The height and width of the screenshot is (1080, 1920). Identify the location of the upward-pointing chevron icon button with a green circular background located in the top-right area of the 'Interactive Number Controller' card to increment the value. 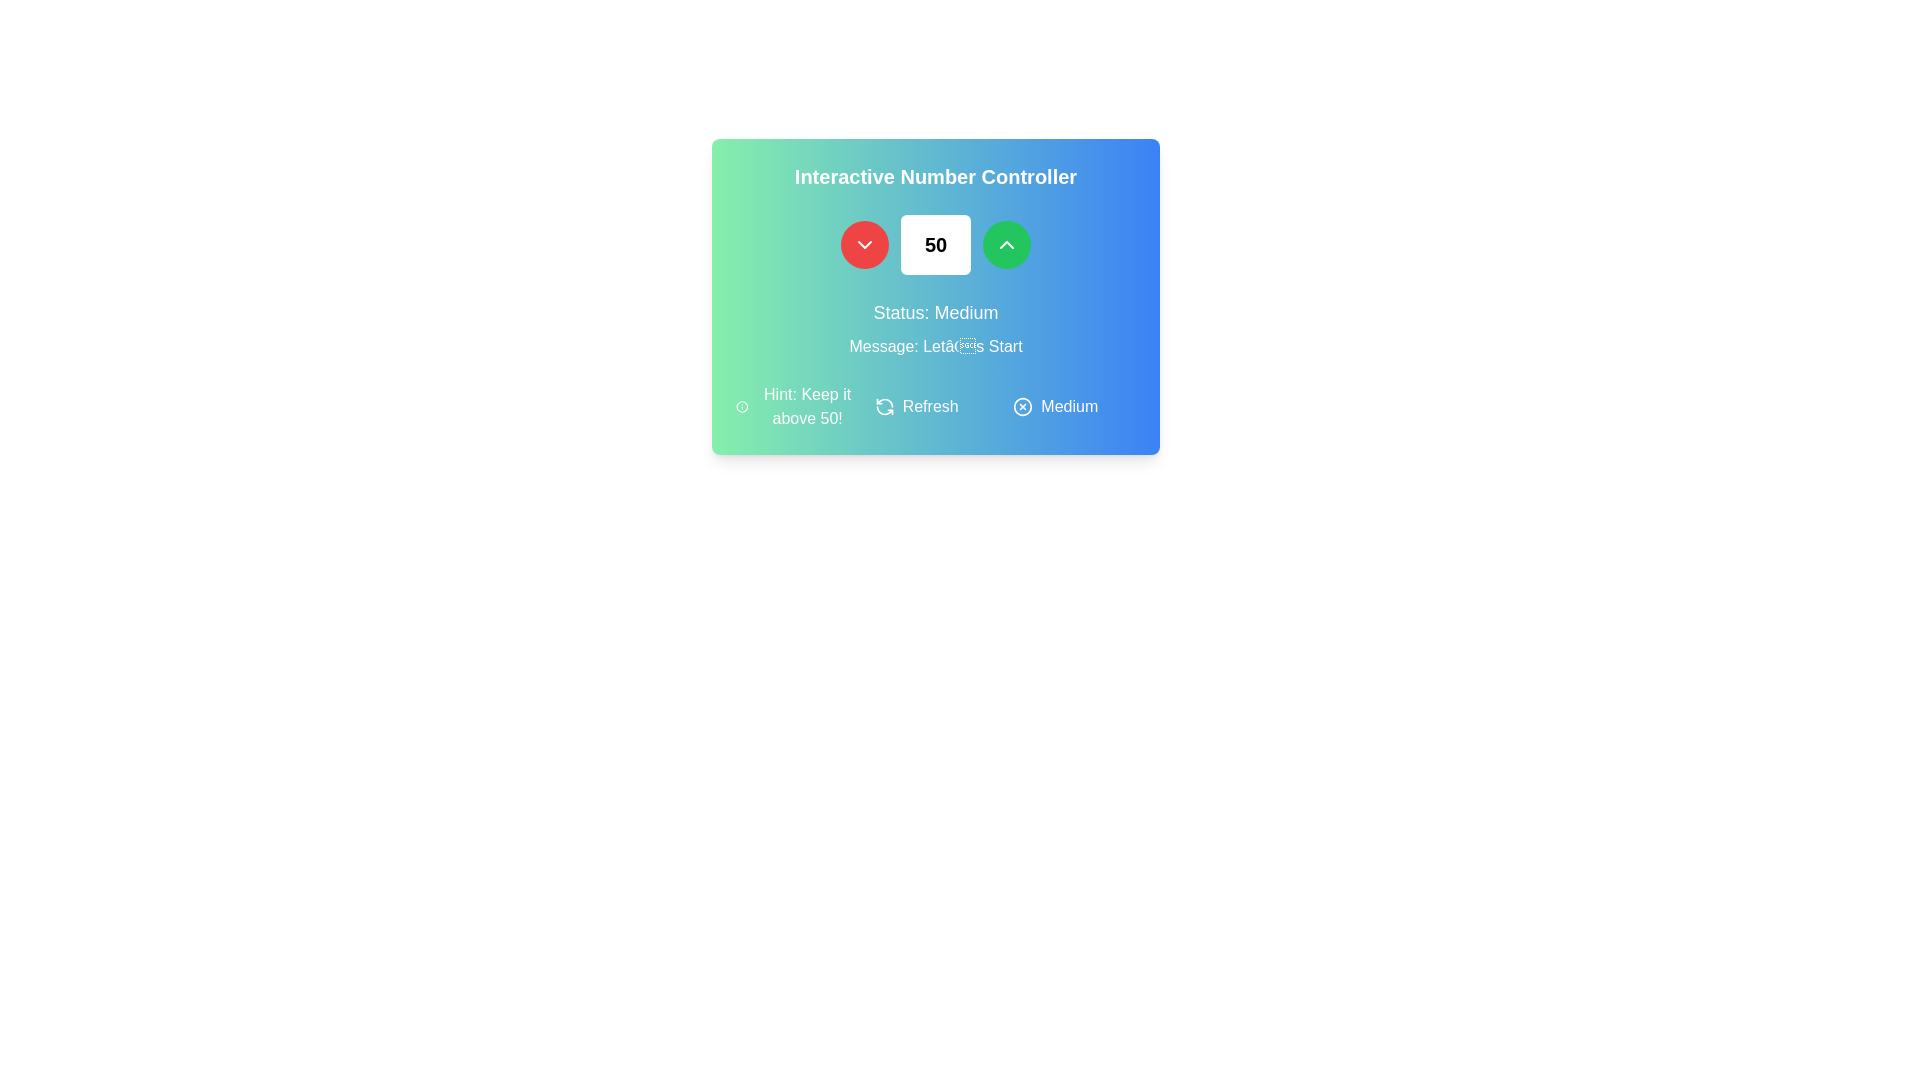
(1007, 244).